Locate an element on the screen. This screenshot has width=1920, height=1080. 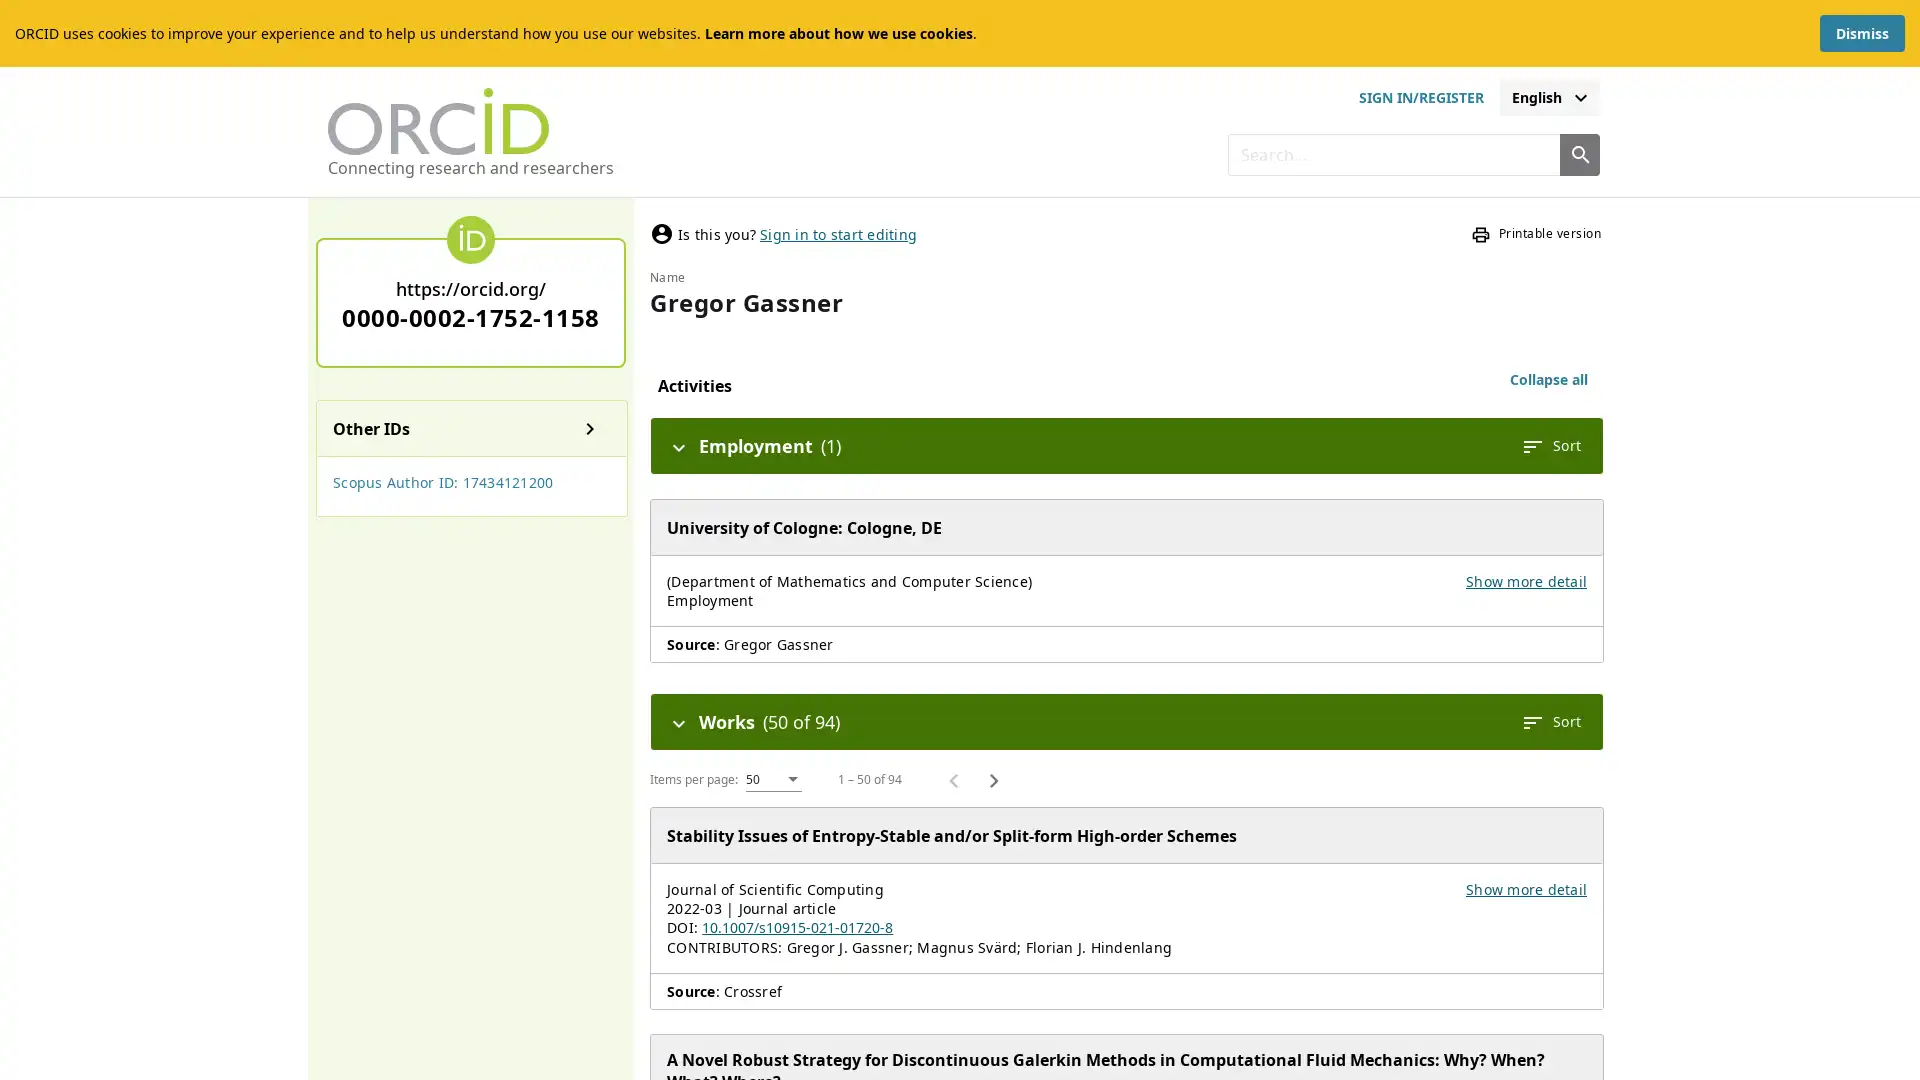
Next page is located at coordinates (993, 778).